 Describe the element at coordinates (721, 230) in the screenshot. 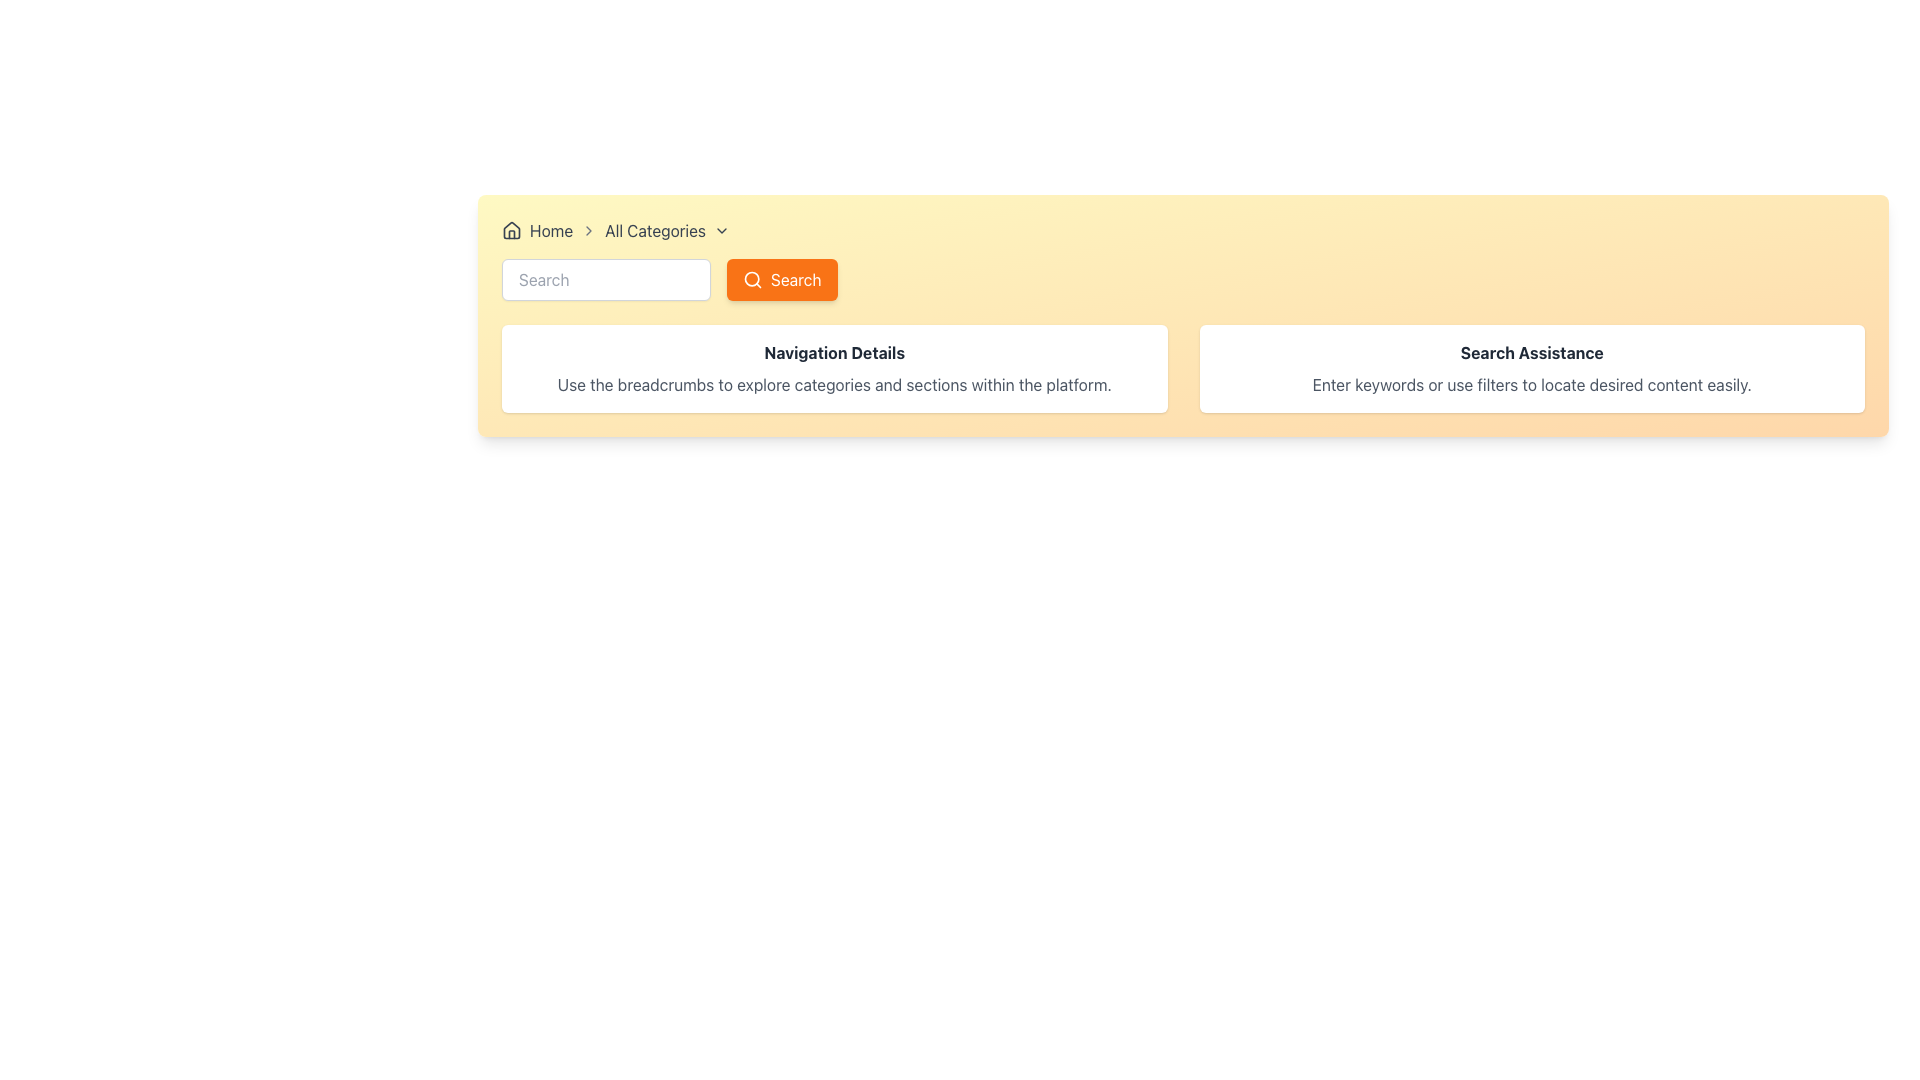

I see `the Chevron Down Icon located immediately to the right of 'All Categories' in the breadcrumb navigation bar` at that location.